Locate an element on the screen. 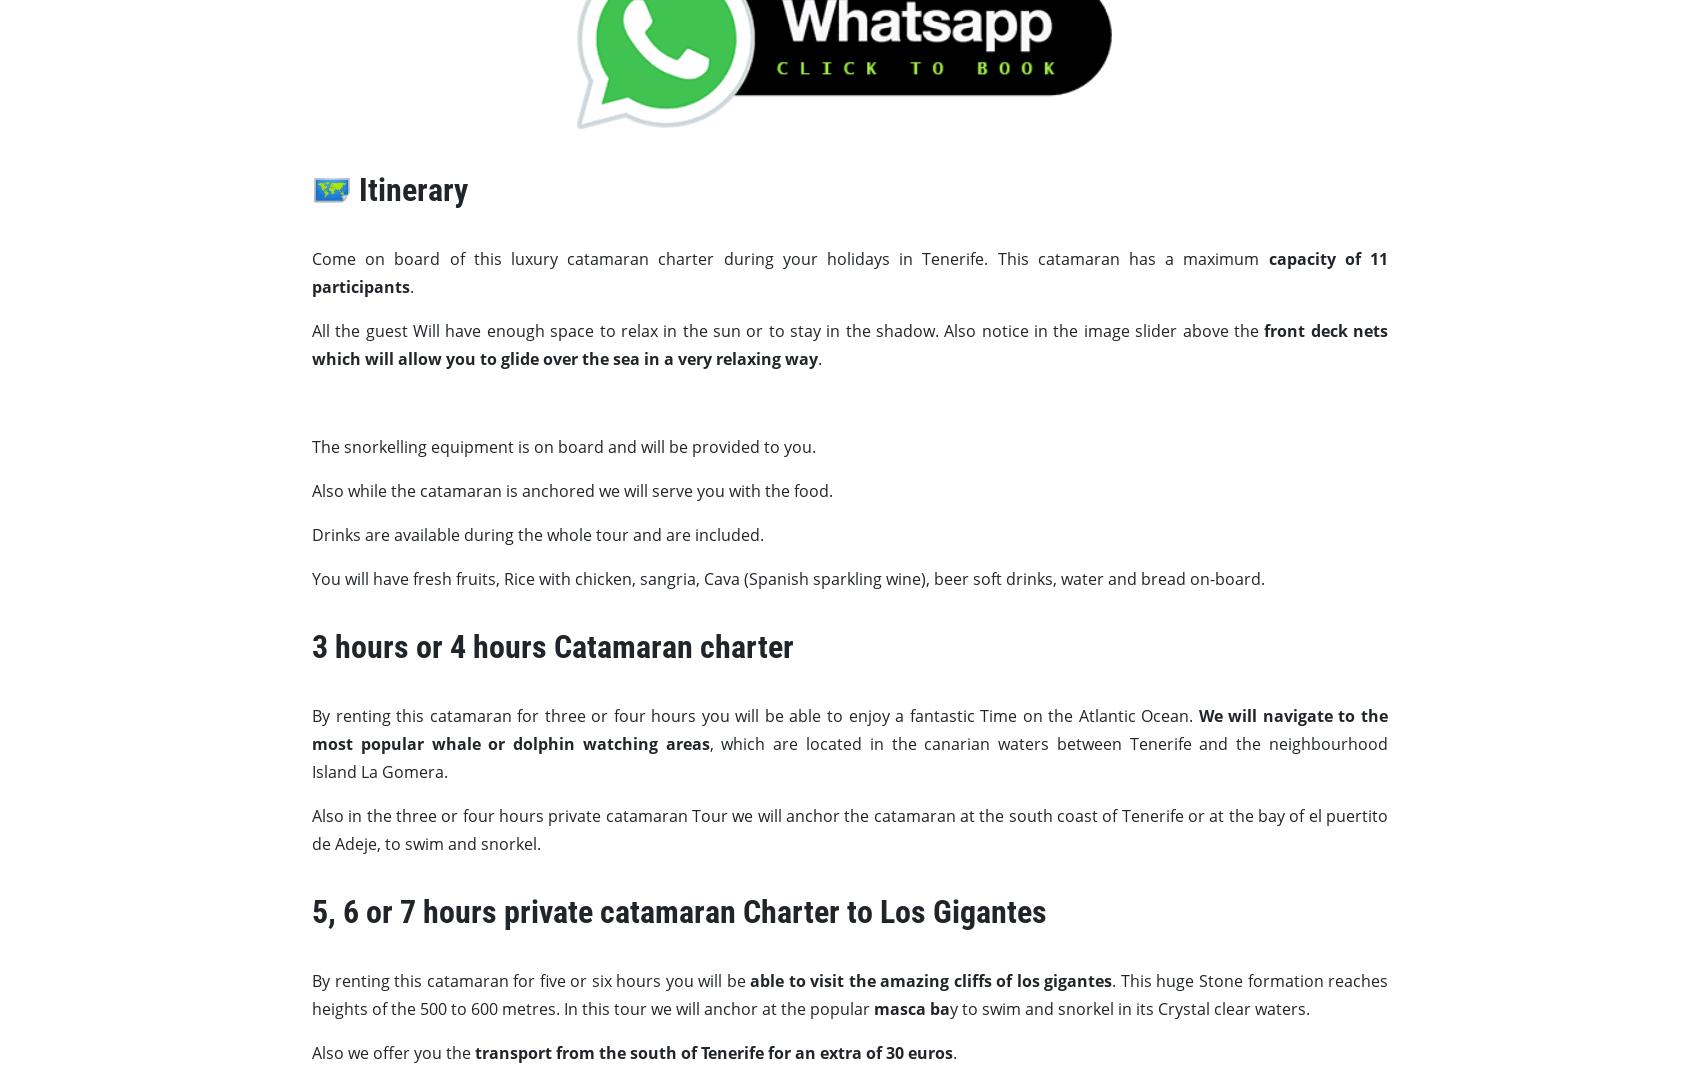  '® 2014 - 2023' is located at coordinates (938, 864).